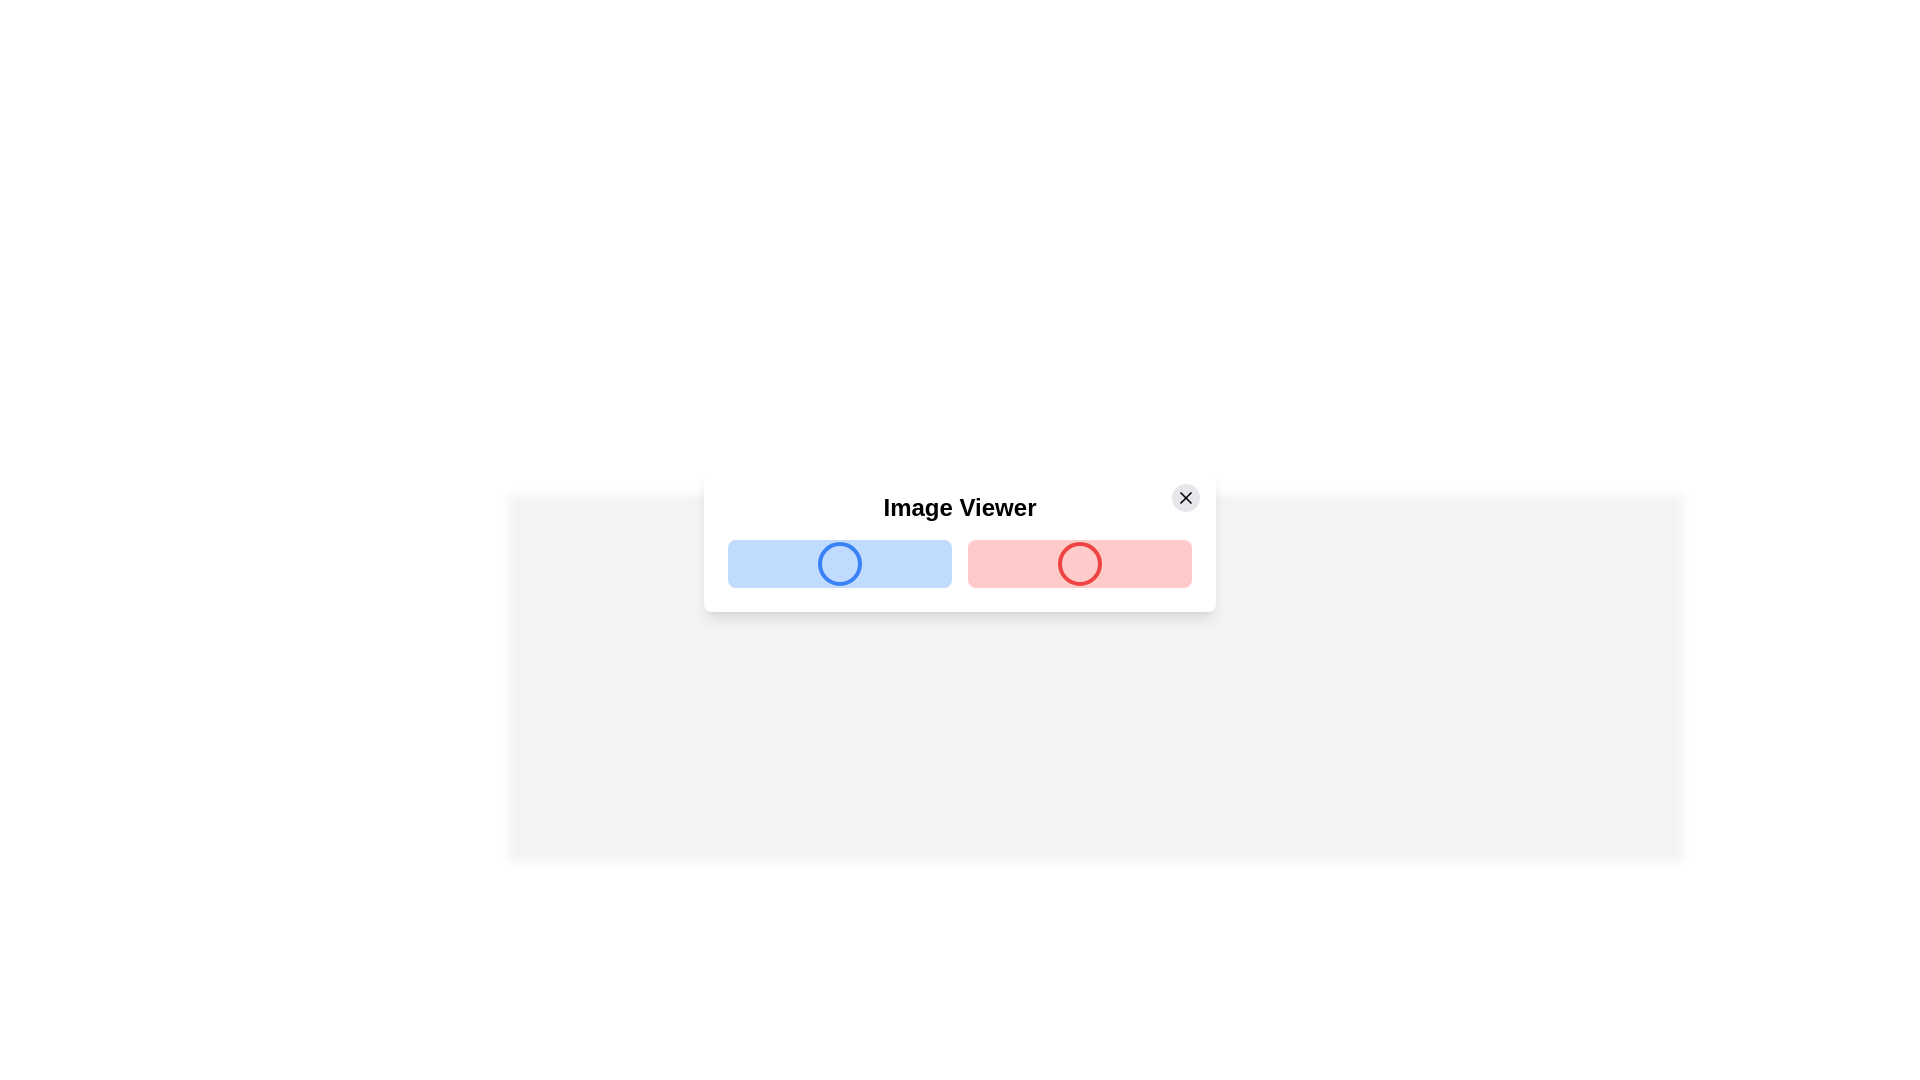 This screenshot has height=1080, width=1920. I want to click on the second button in the 2-column grid layout within the 'Image Viewer' modal, which has a light red background and a red circular icon, so click(1079, 563).